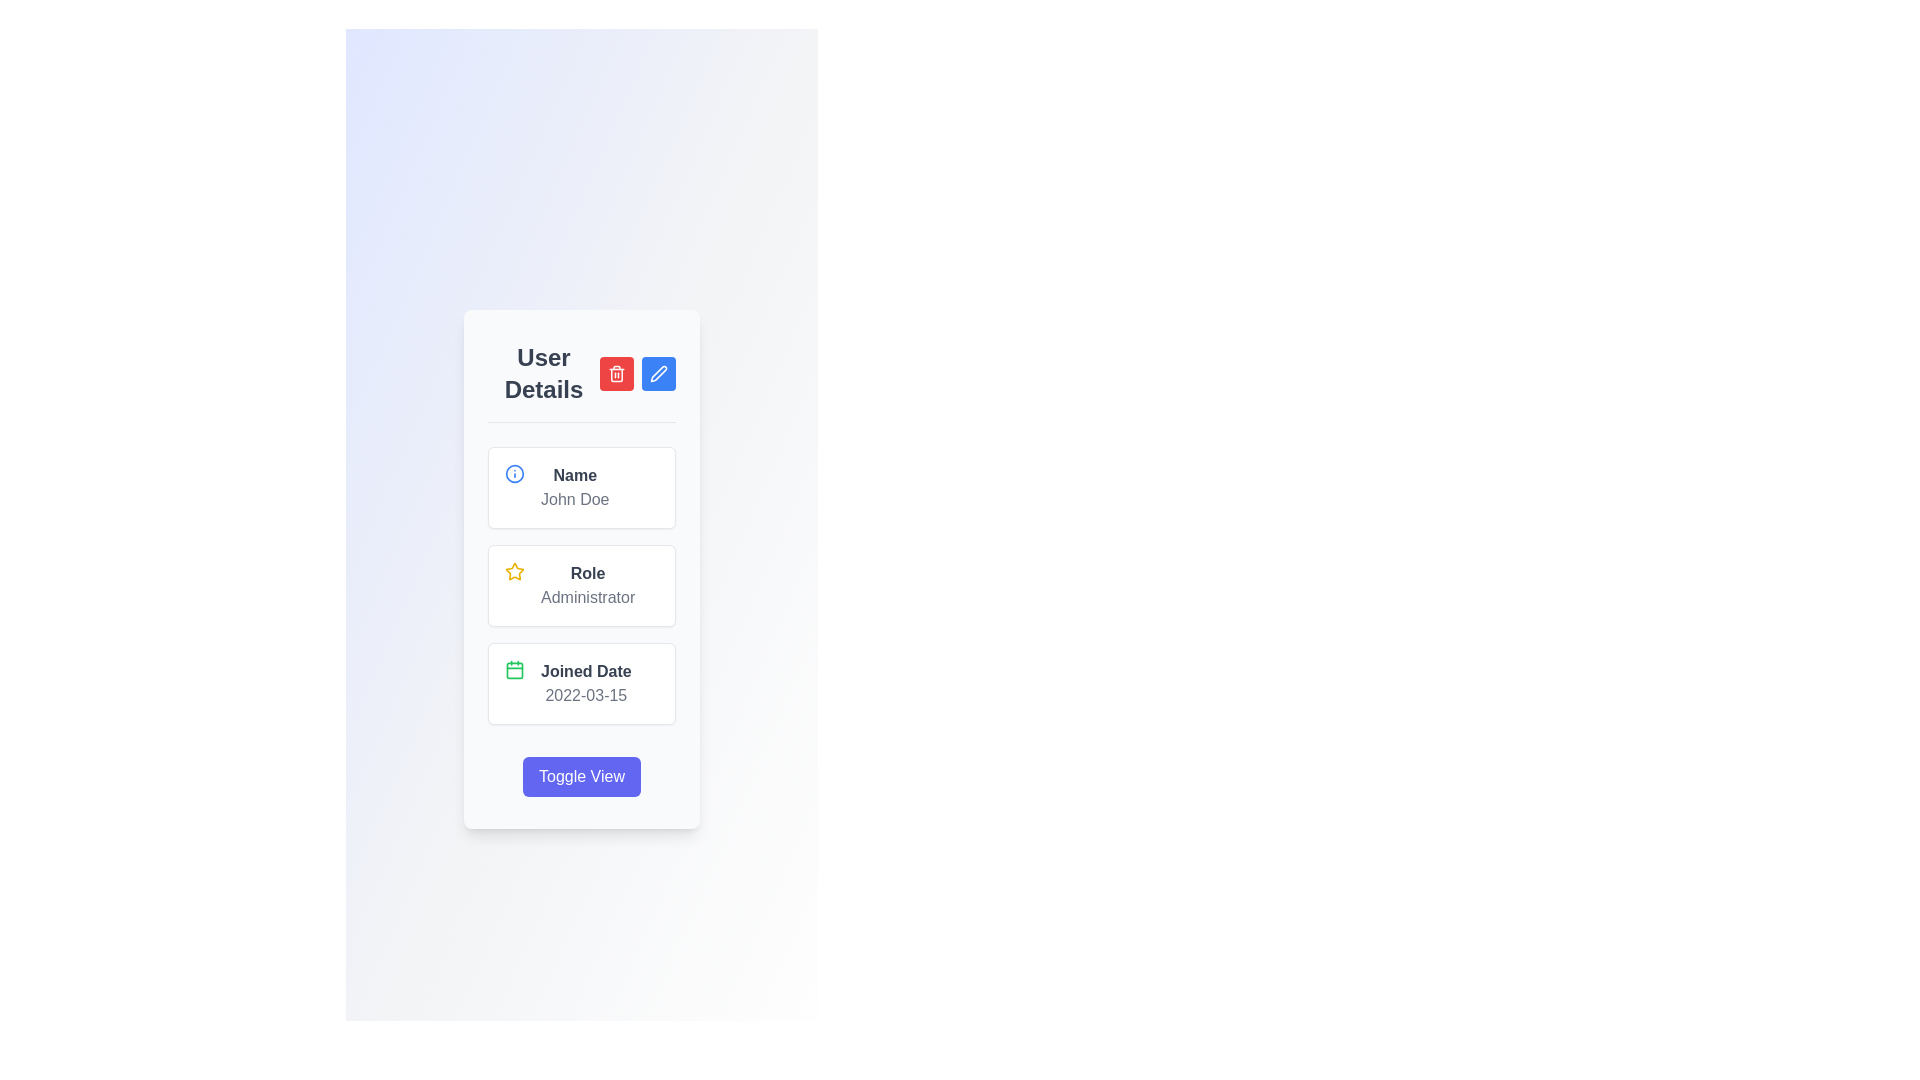 The height and width of the screenshot is (1080, 1920). Describe the element at coordinates (658, 373) in the screenshot. I see `the pen icon within the blue button` at that location.